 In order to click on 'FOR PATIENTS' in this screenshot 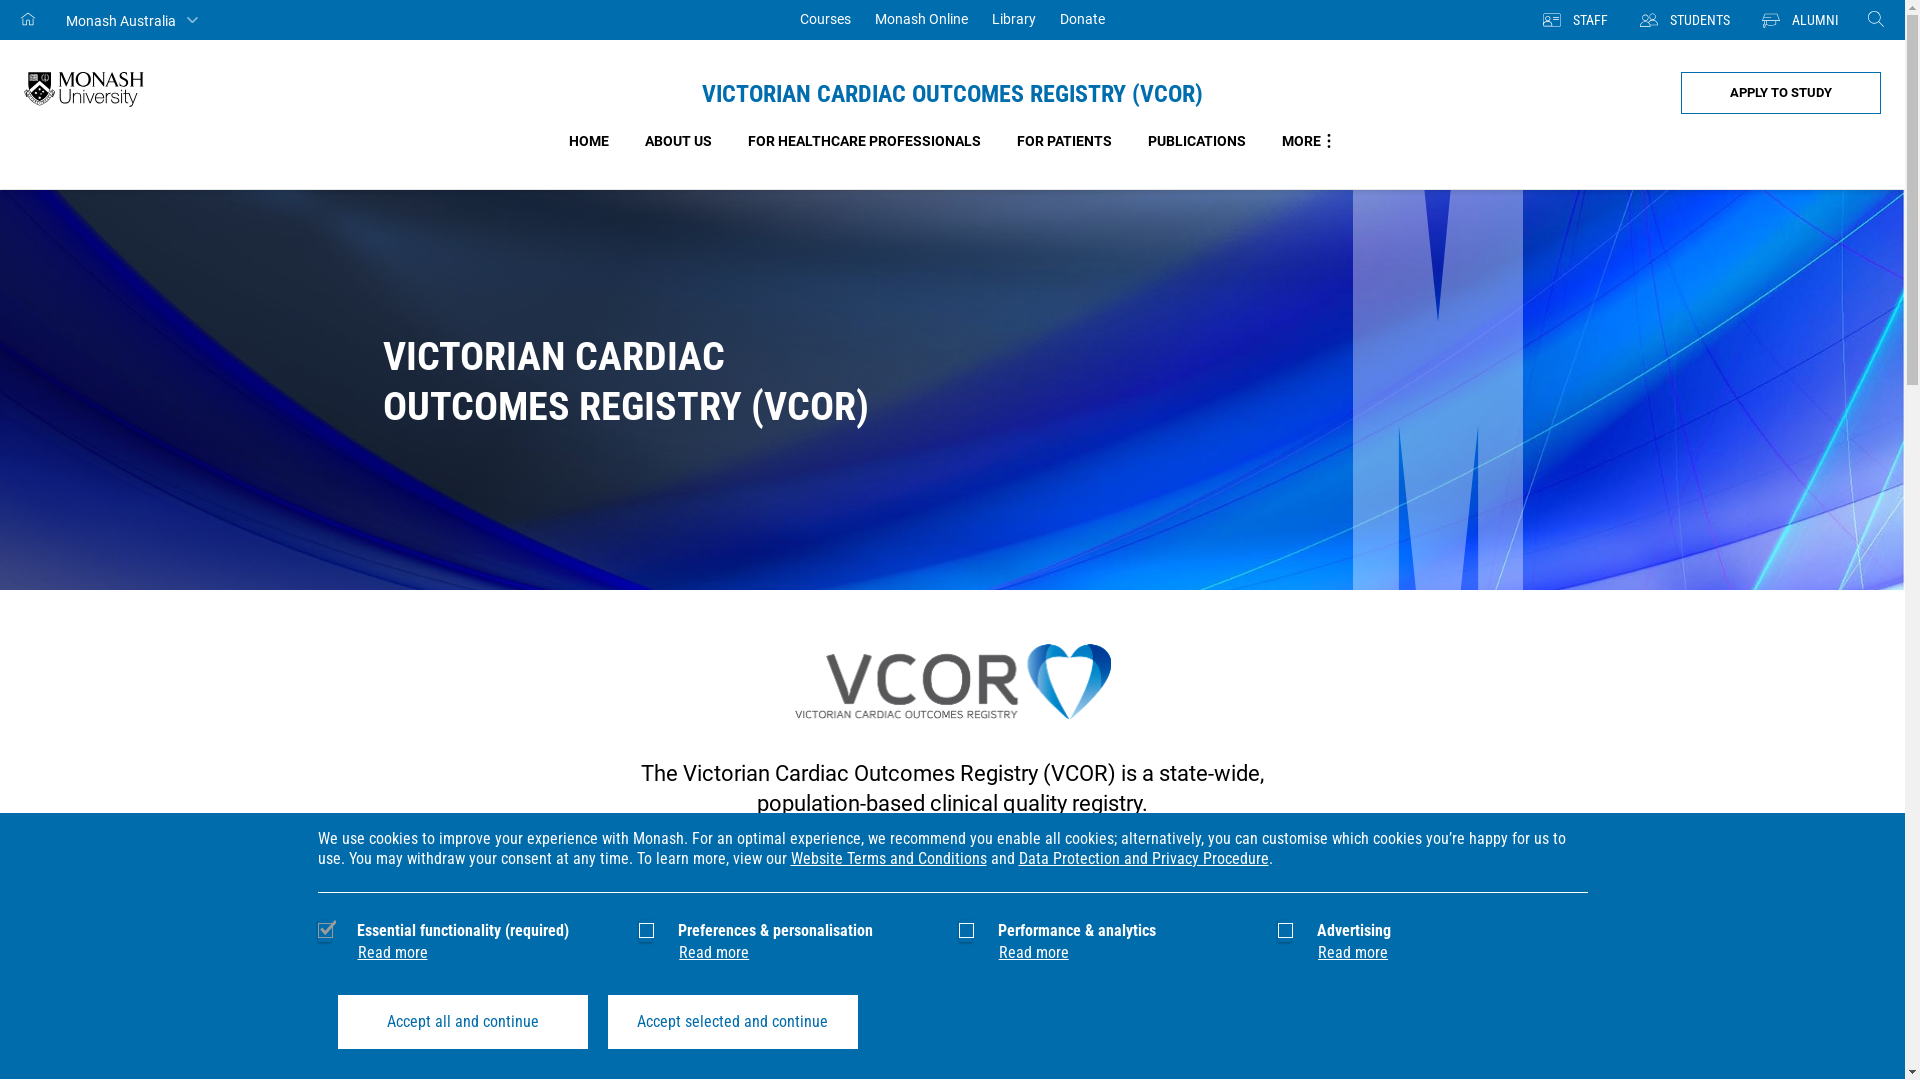, I will do `click(1062, 140)`.